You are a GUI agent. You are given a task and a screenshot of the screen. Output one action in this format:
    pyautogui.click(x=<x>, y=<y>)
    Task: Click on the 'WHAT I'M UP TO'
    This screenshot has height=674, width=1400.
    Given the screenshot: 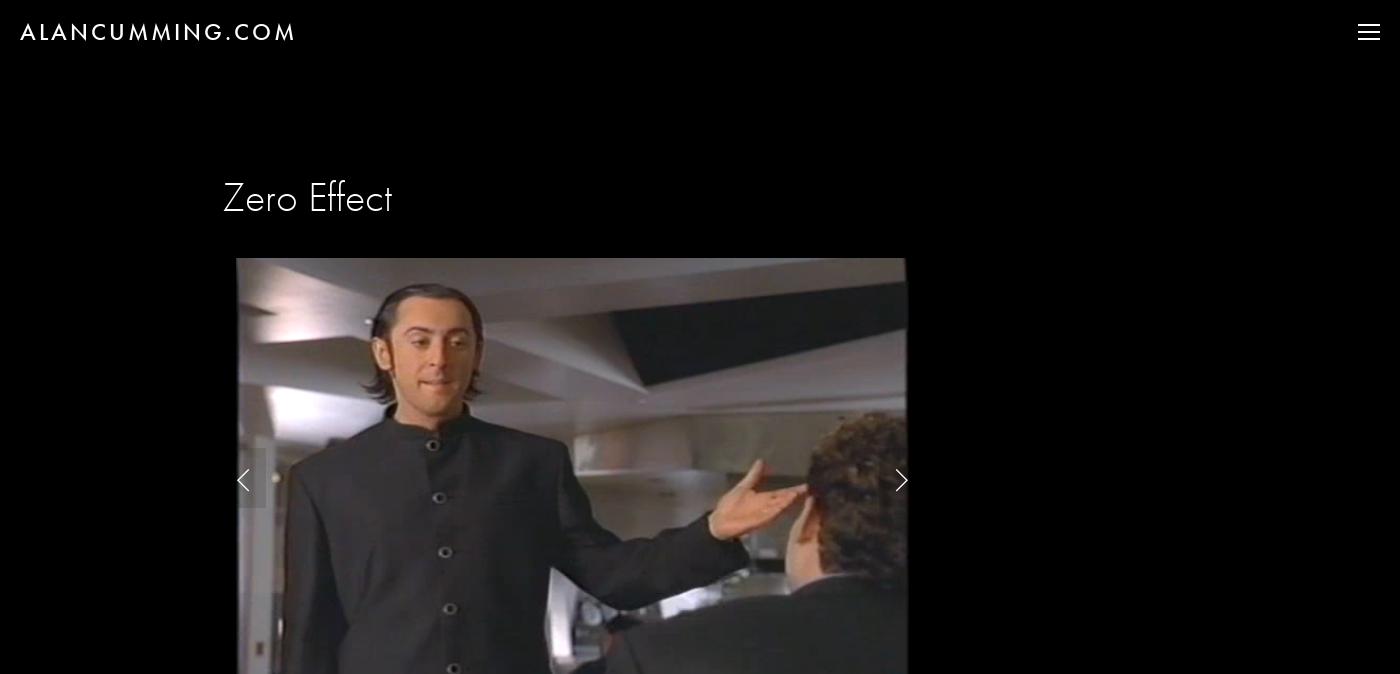 What is the action you would take?
    pyautogui.click(x=1176, y=168)
    